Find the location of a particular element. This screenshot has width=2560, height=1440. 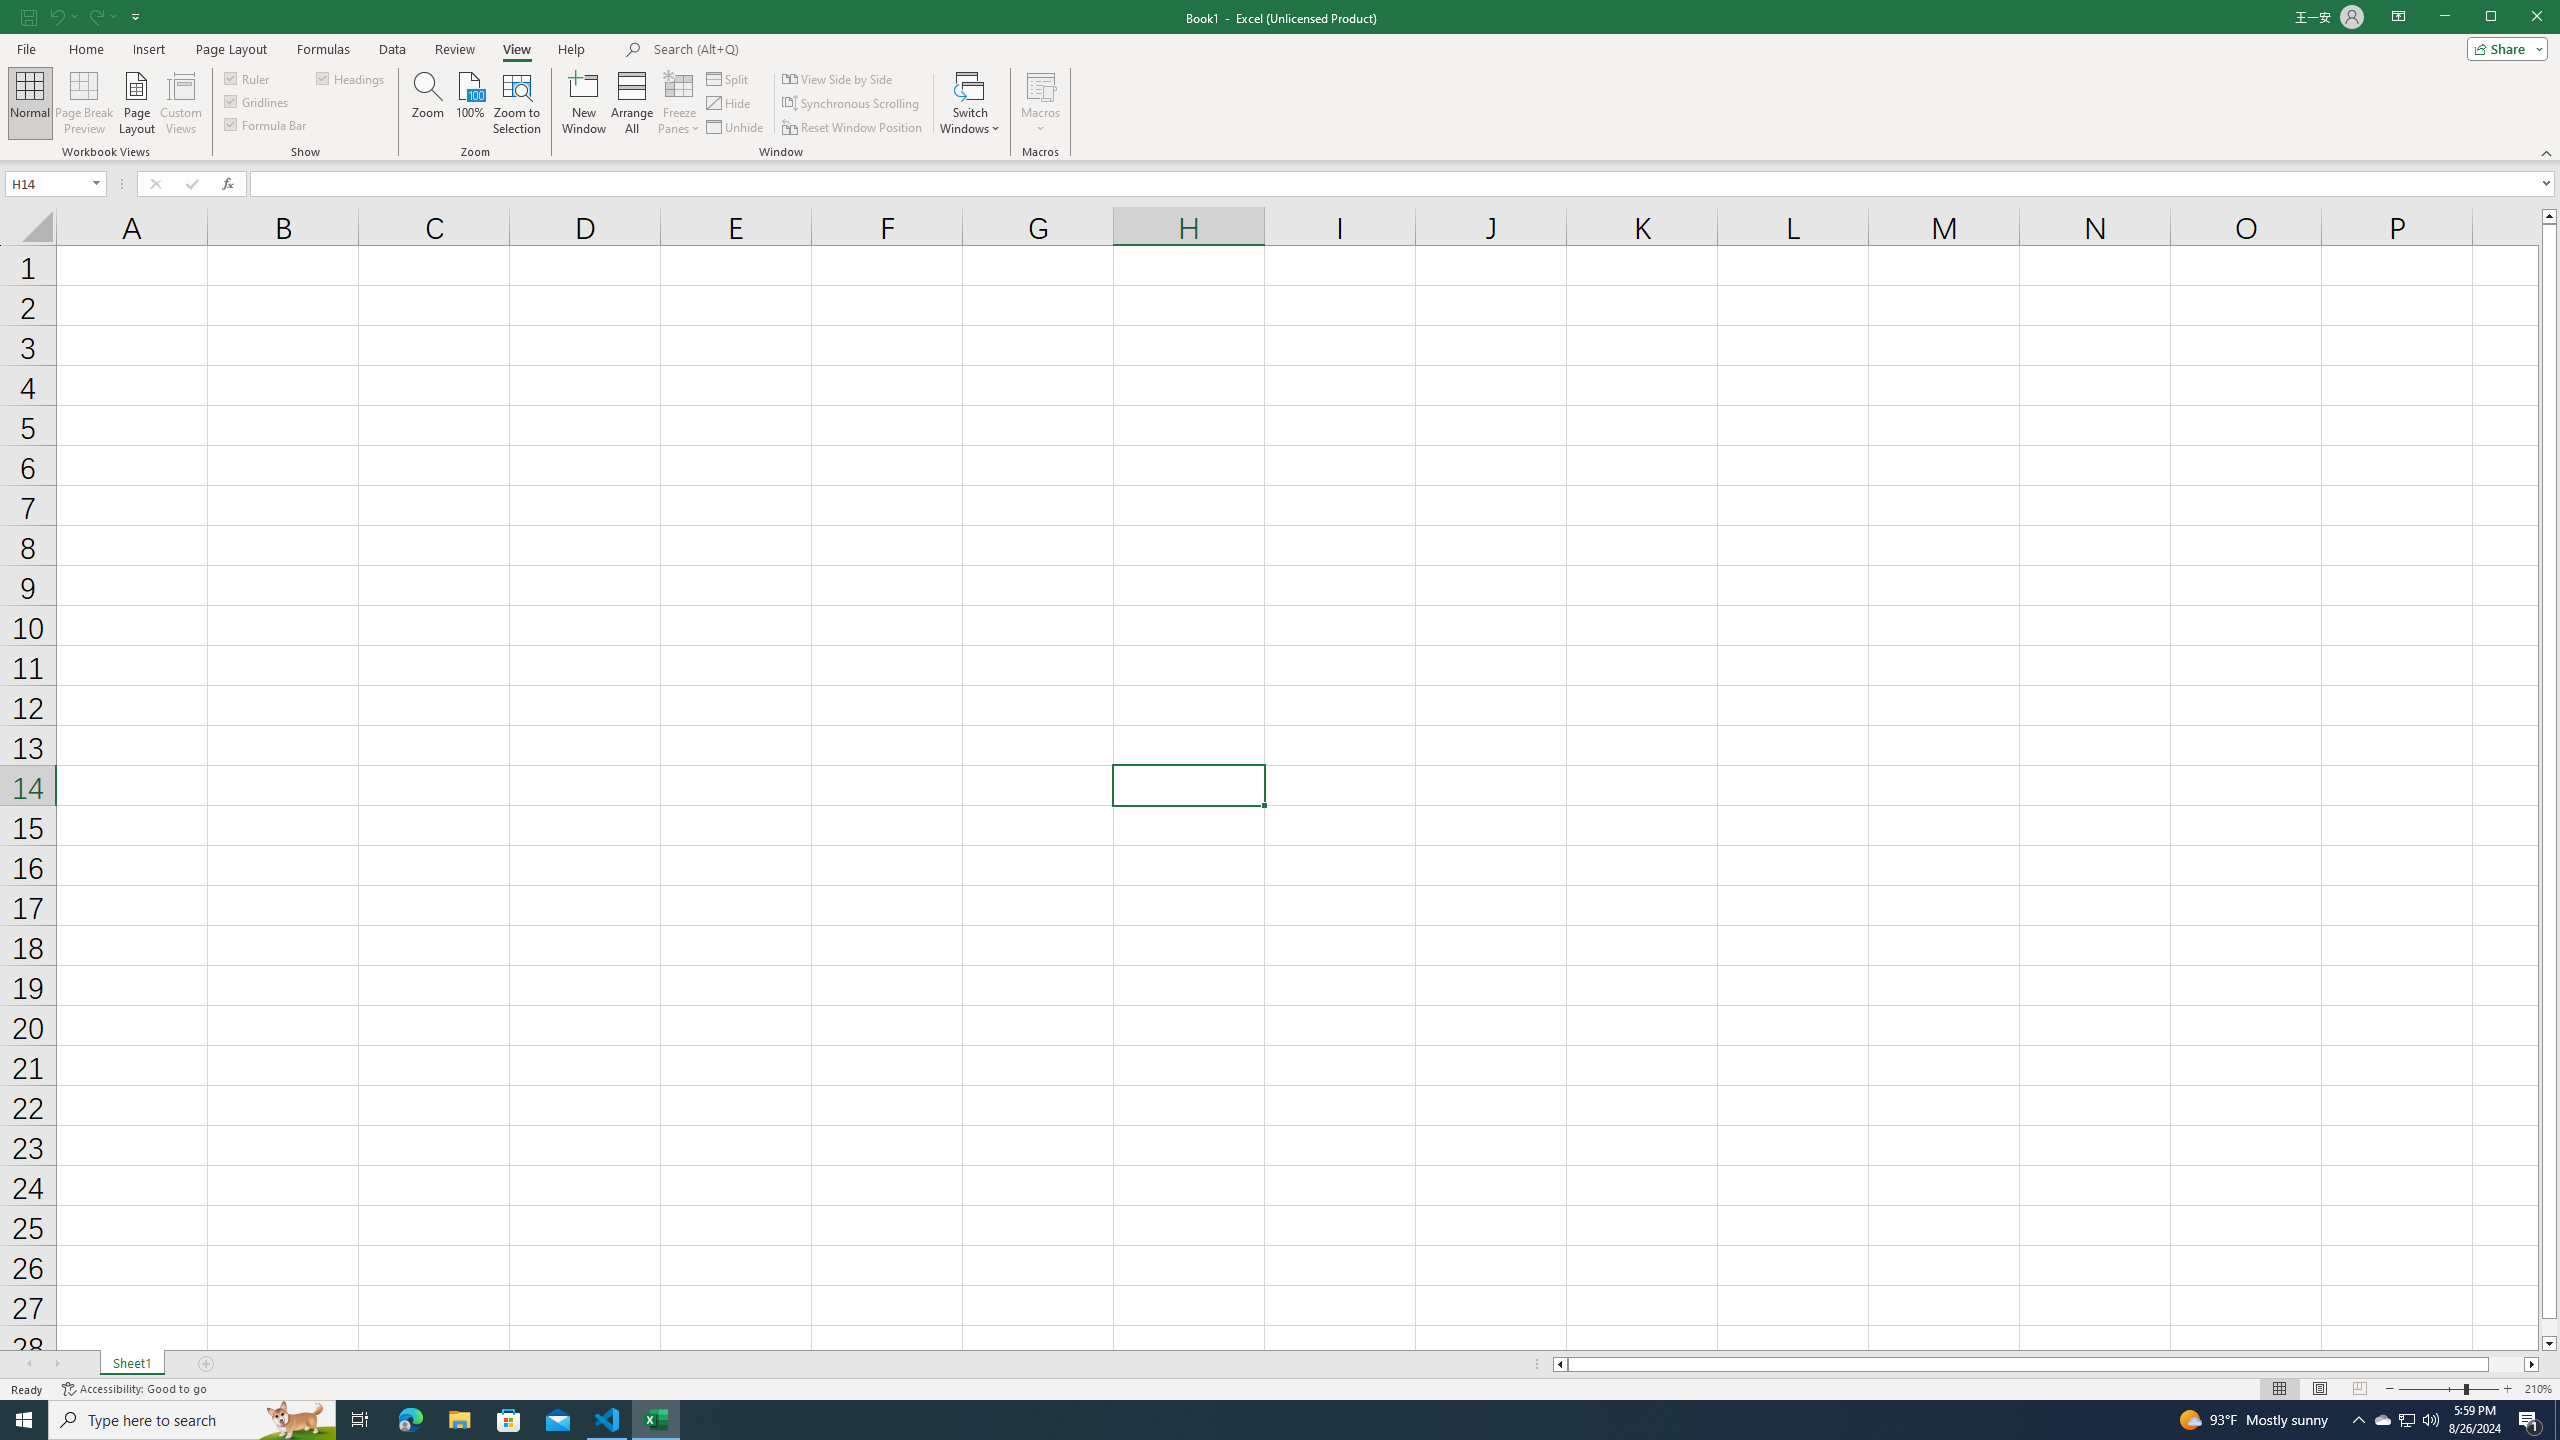

'Gridlines' is located at coordinates (256, 99).